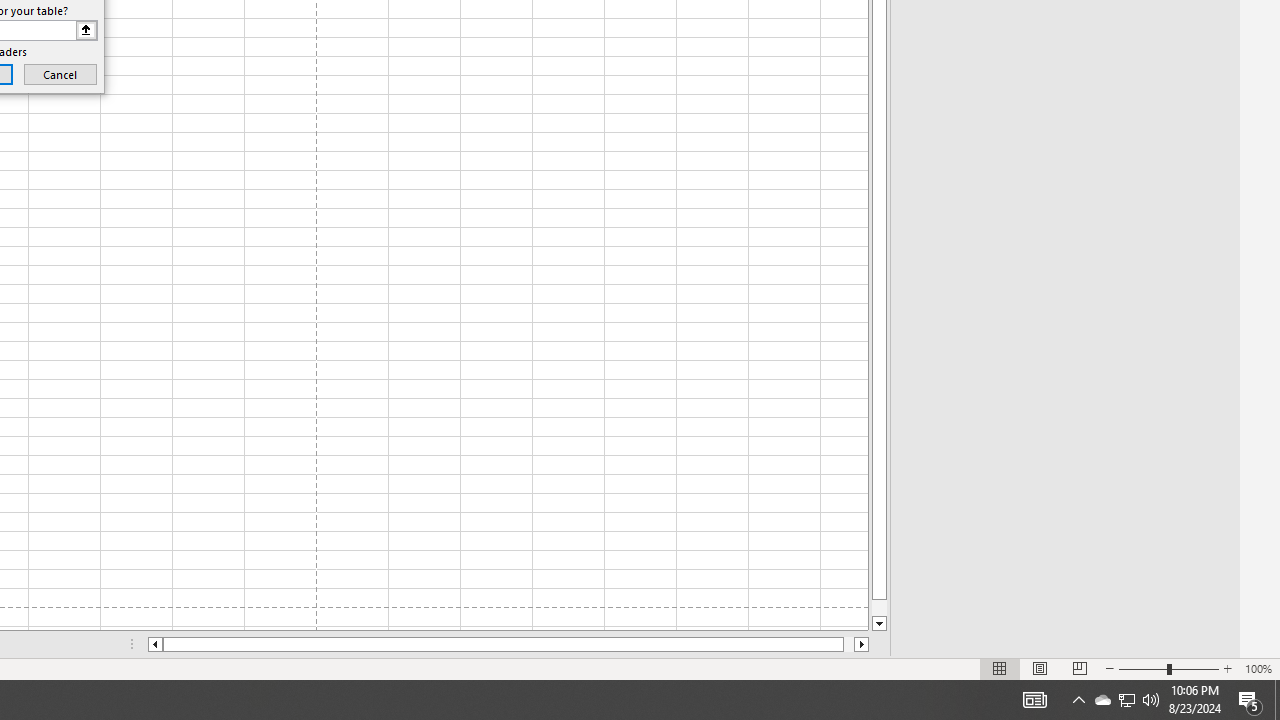 The image size is (1280, 720). What do you see at coordinates (1078, 669) in the screenshot?
I see `'Page Break Preview'` at bounding box center [1078, 669].